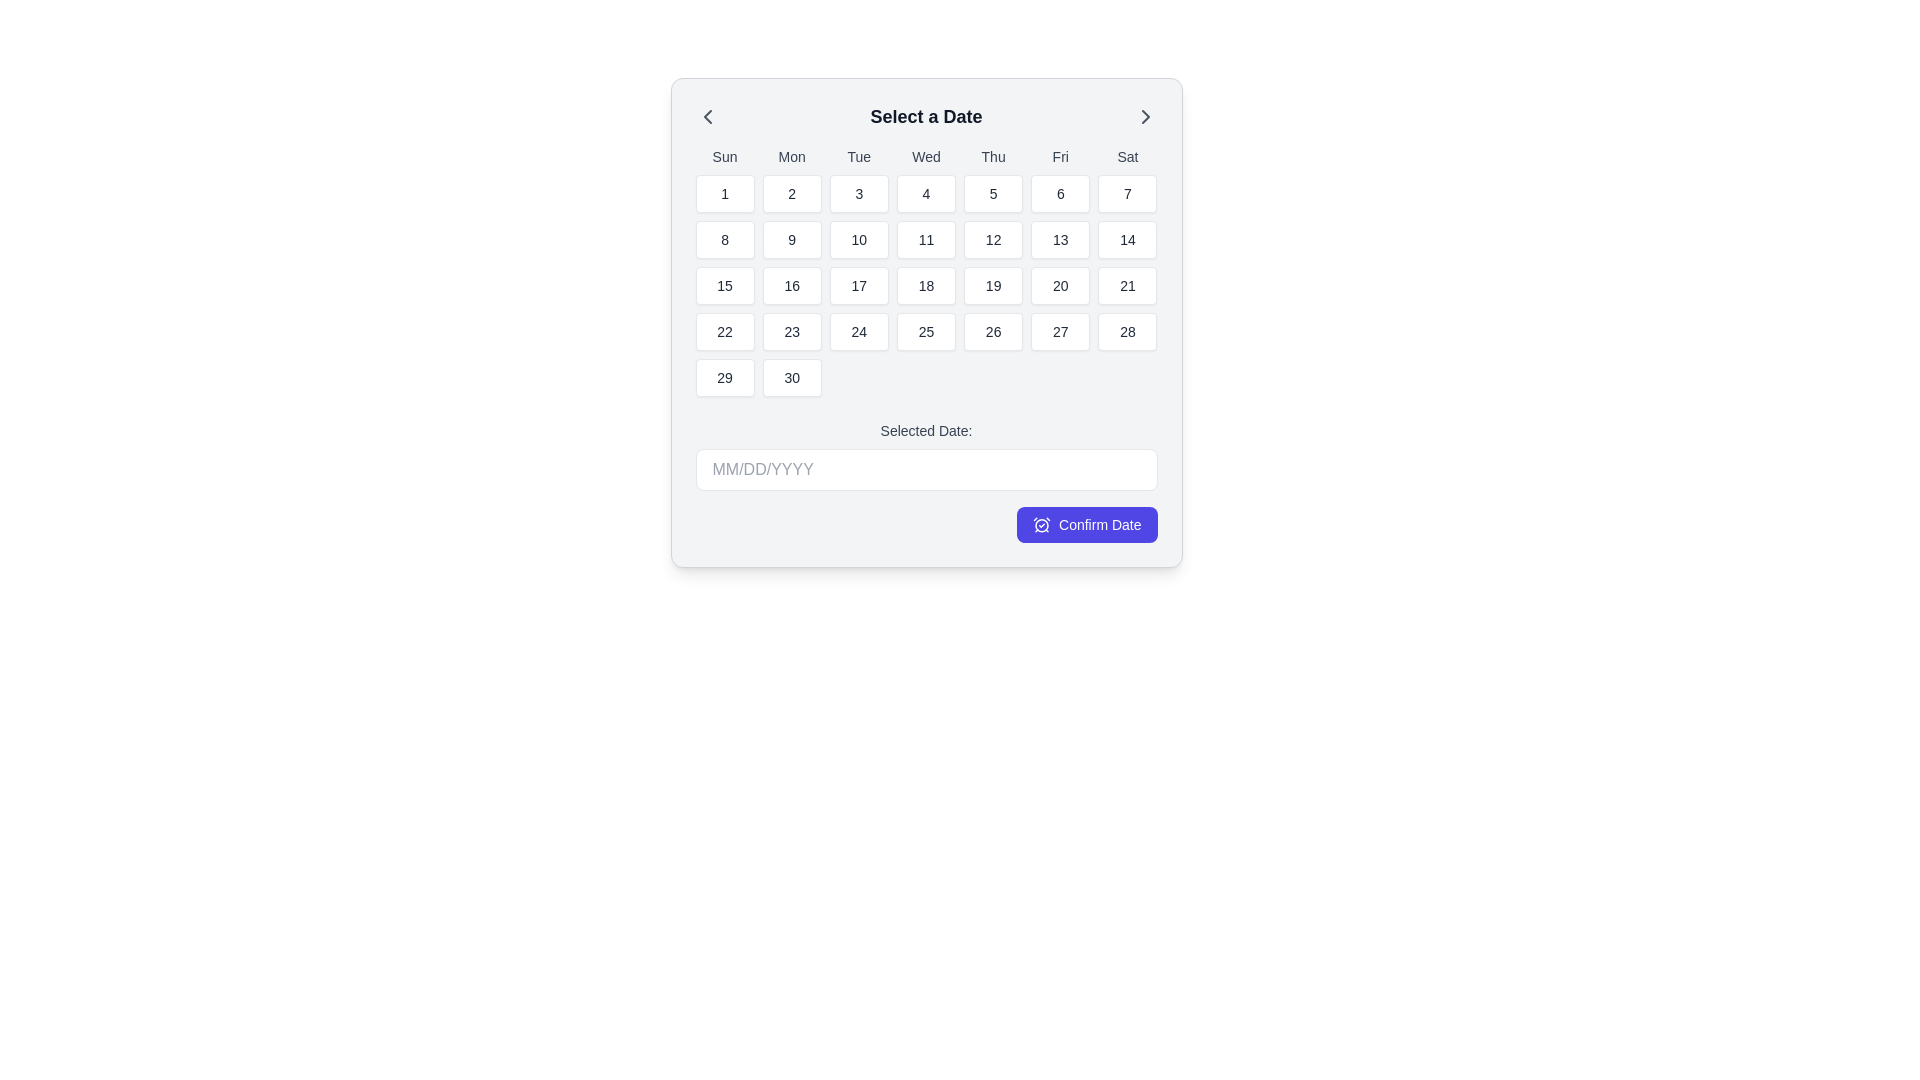  What do you see at coordinates (1128, 330) in the screenshot?
I see `the rectangular button labeled '28' located in the sixth row and seventh column under the 'Sat' column header in the calendar interface` at bounding box center [1128, 330].